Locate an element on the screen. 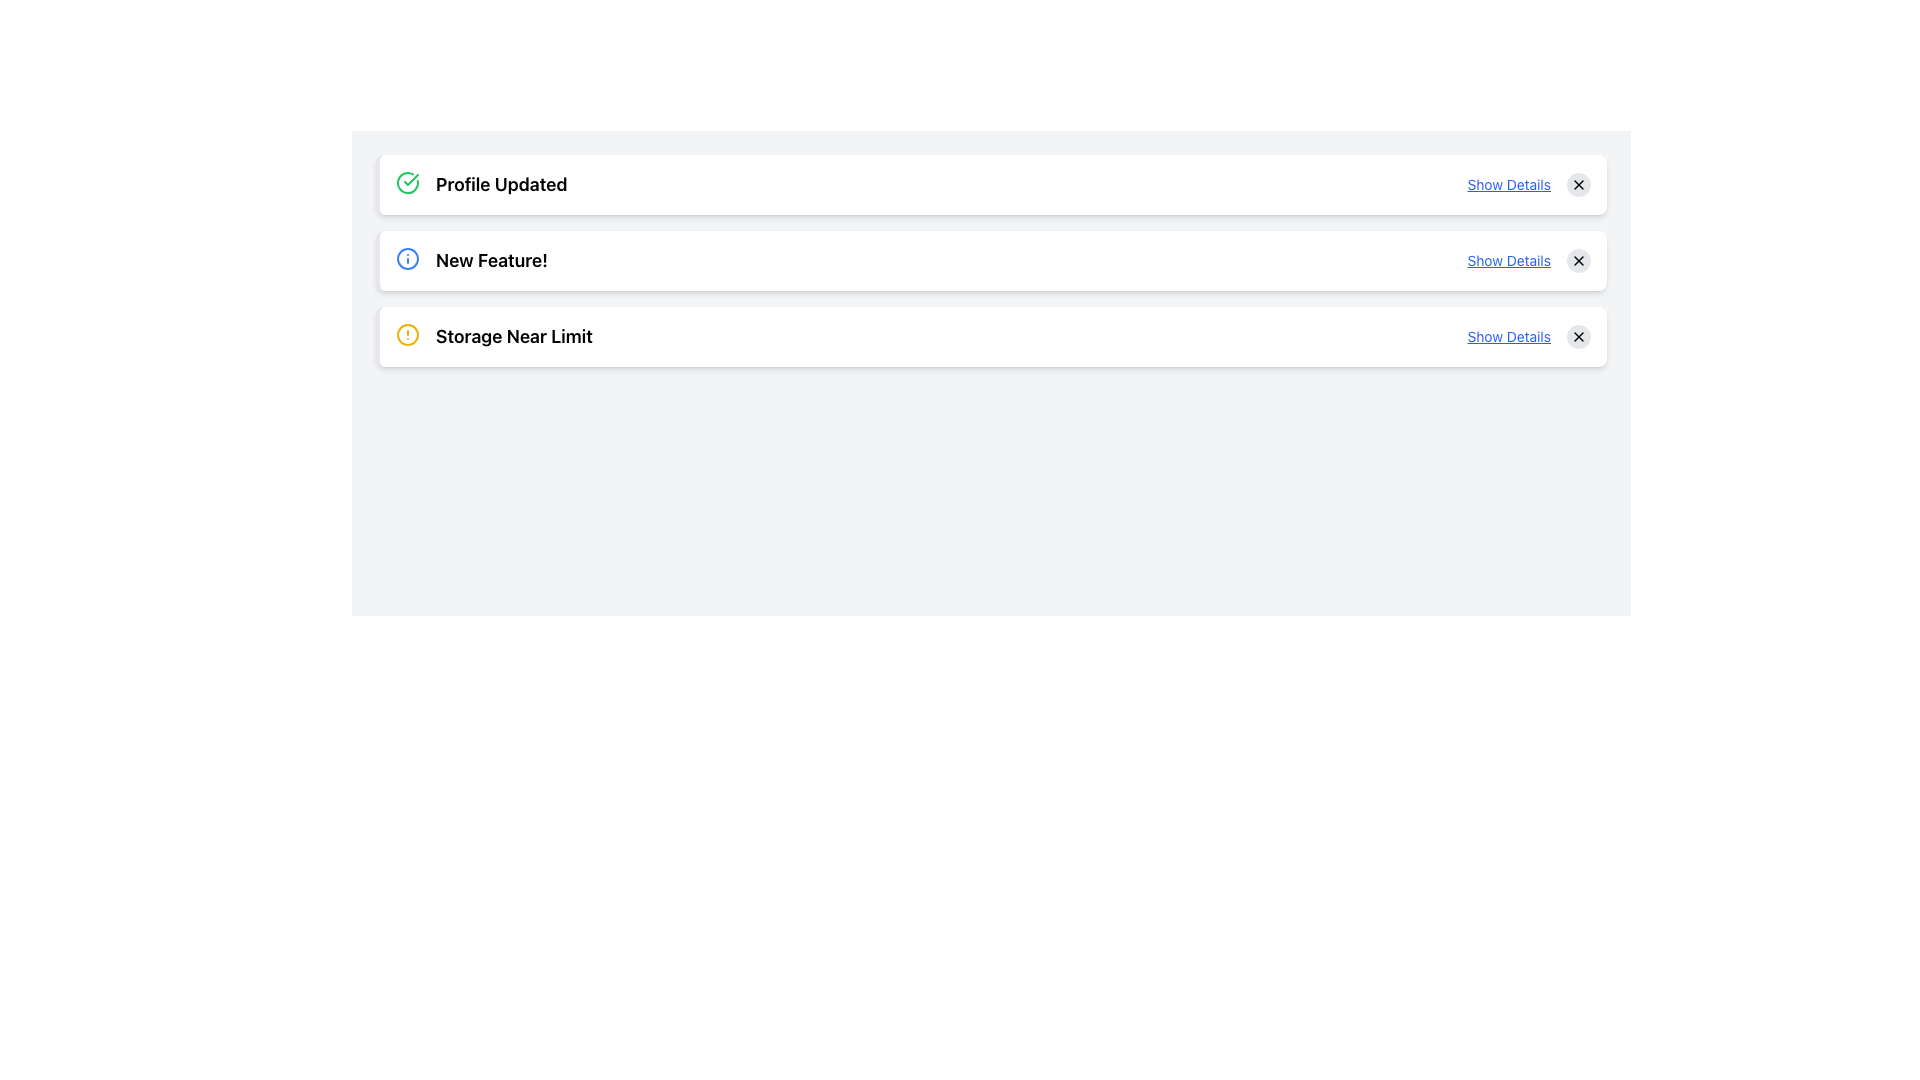 The width and height of the screenshot is (1920, 1080). the Informational icon located in the second row of the vertical list, adjacent to the 'New Feature!' label is located at coordinates (407, 257).